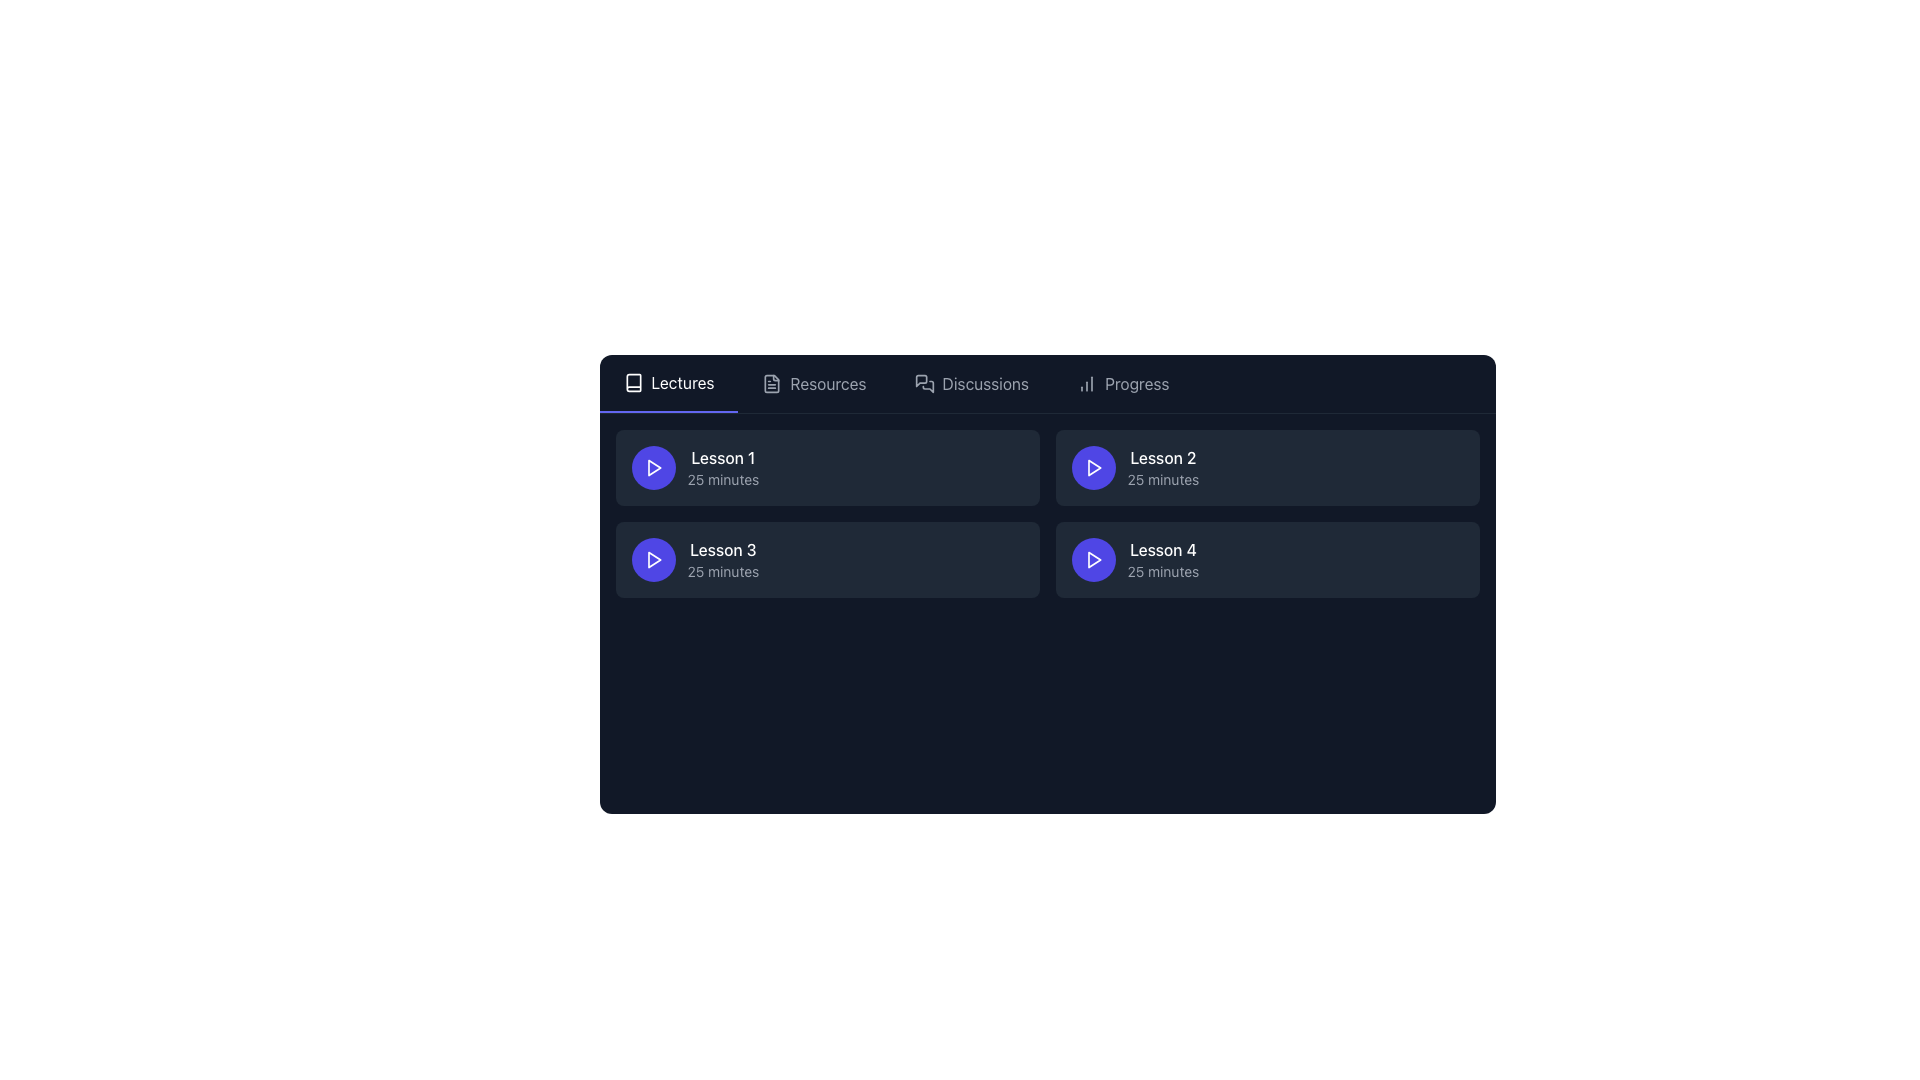  I want to click on the triangular play button icon, which is white with a blue border, so click(654, 467).